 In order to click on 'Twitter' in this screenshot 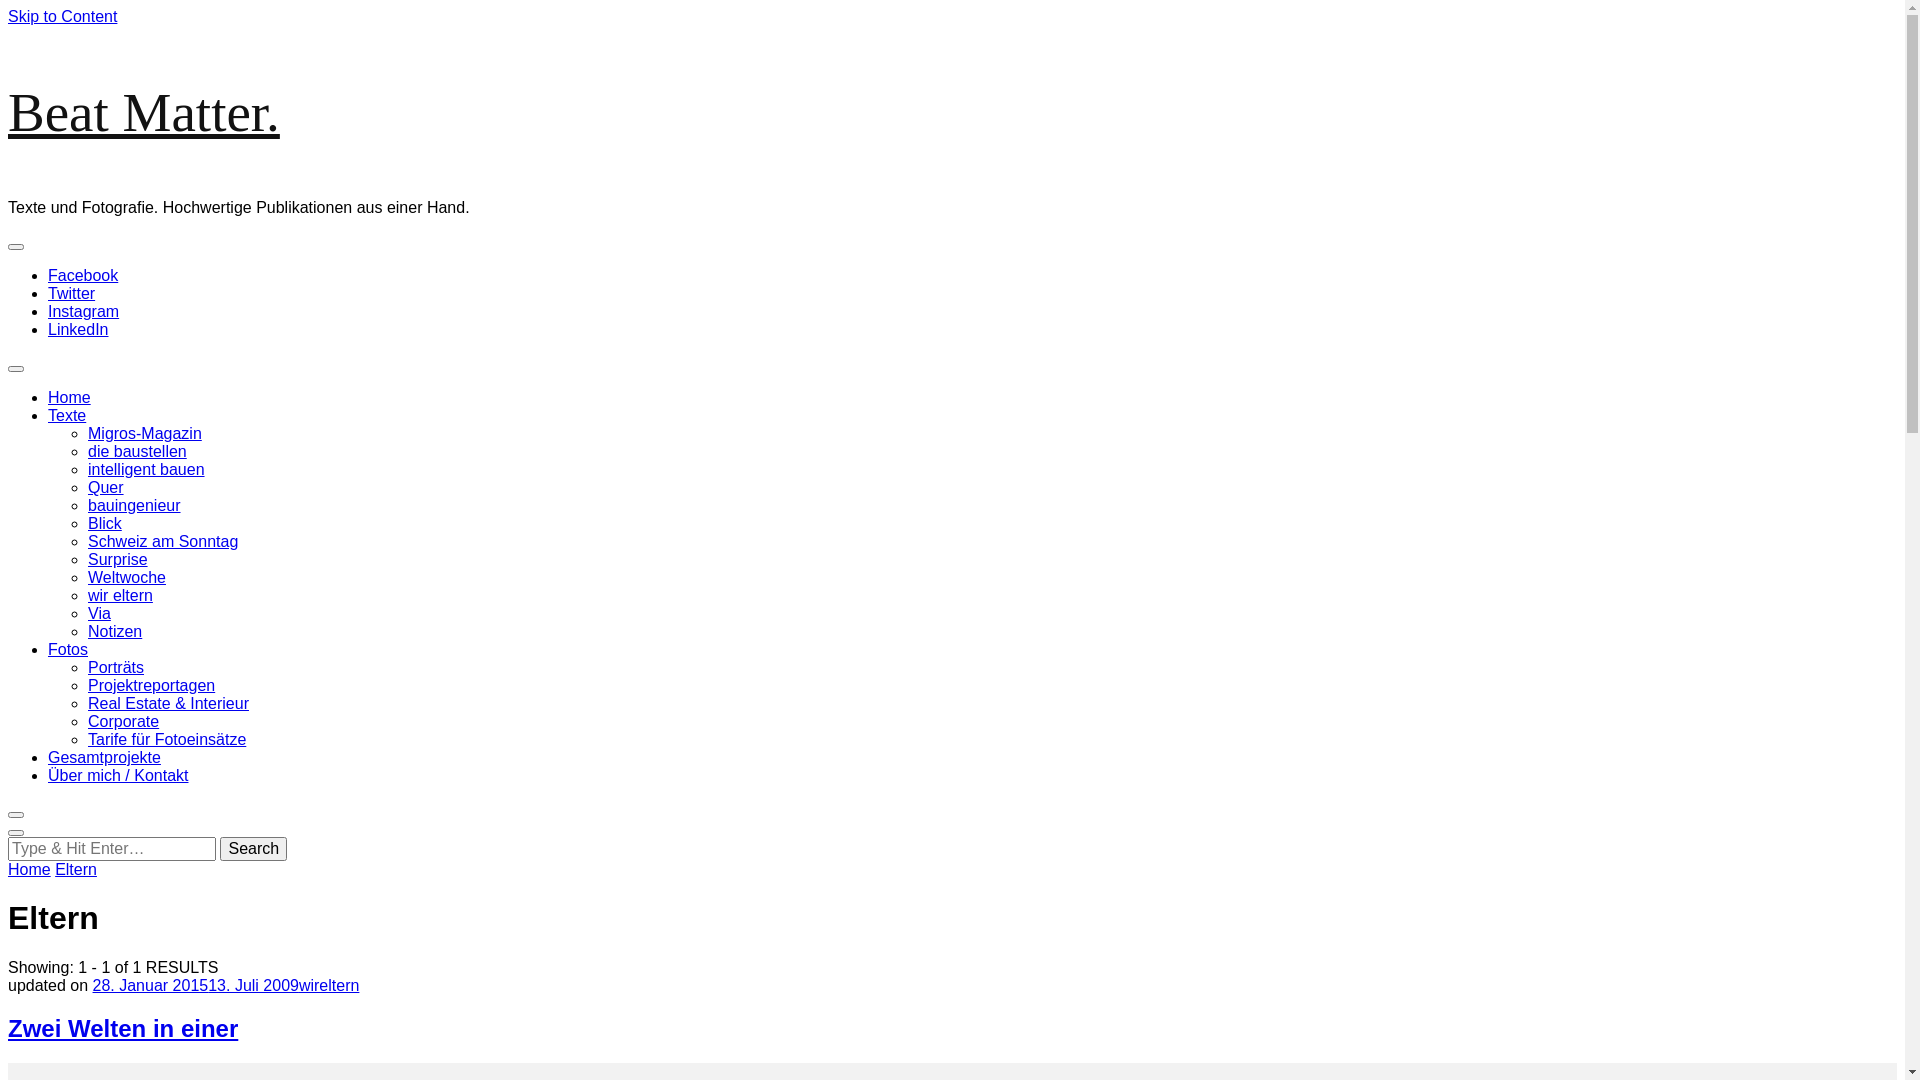, I will do `click(71, 293)`.